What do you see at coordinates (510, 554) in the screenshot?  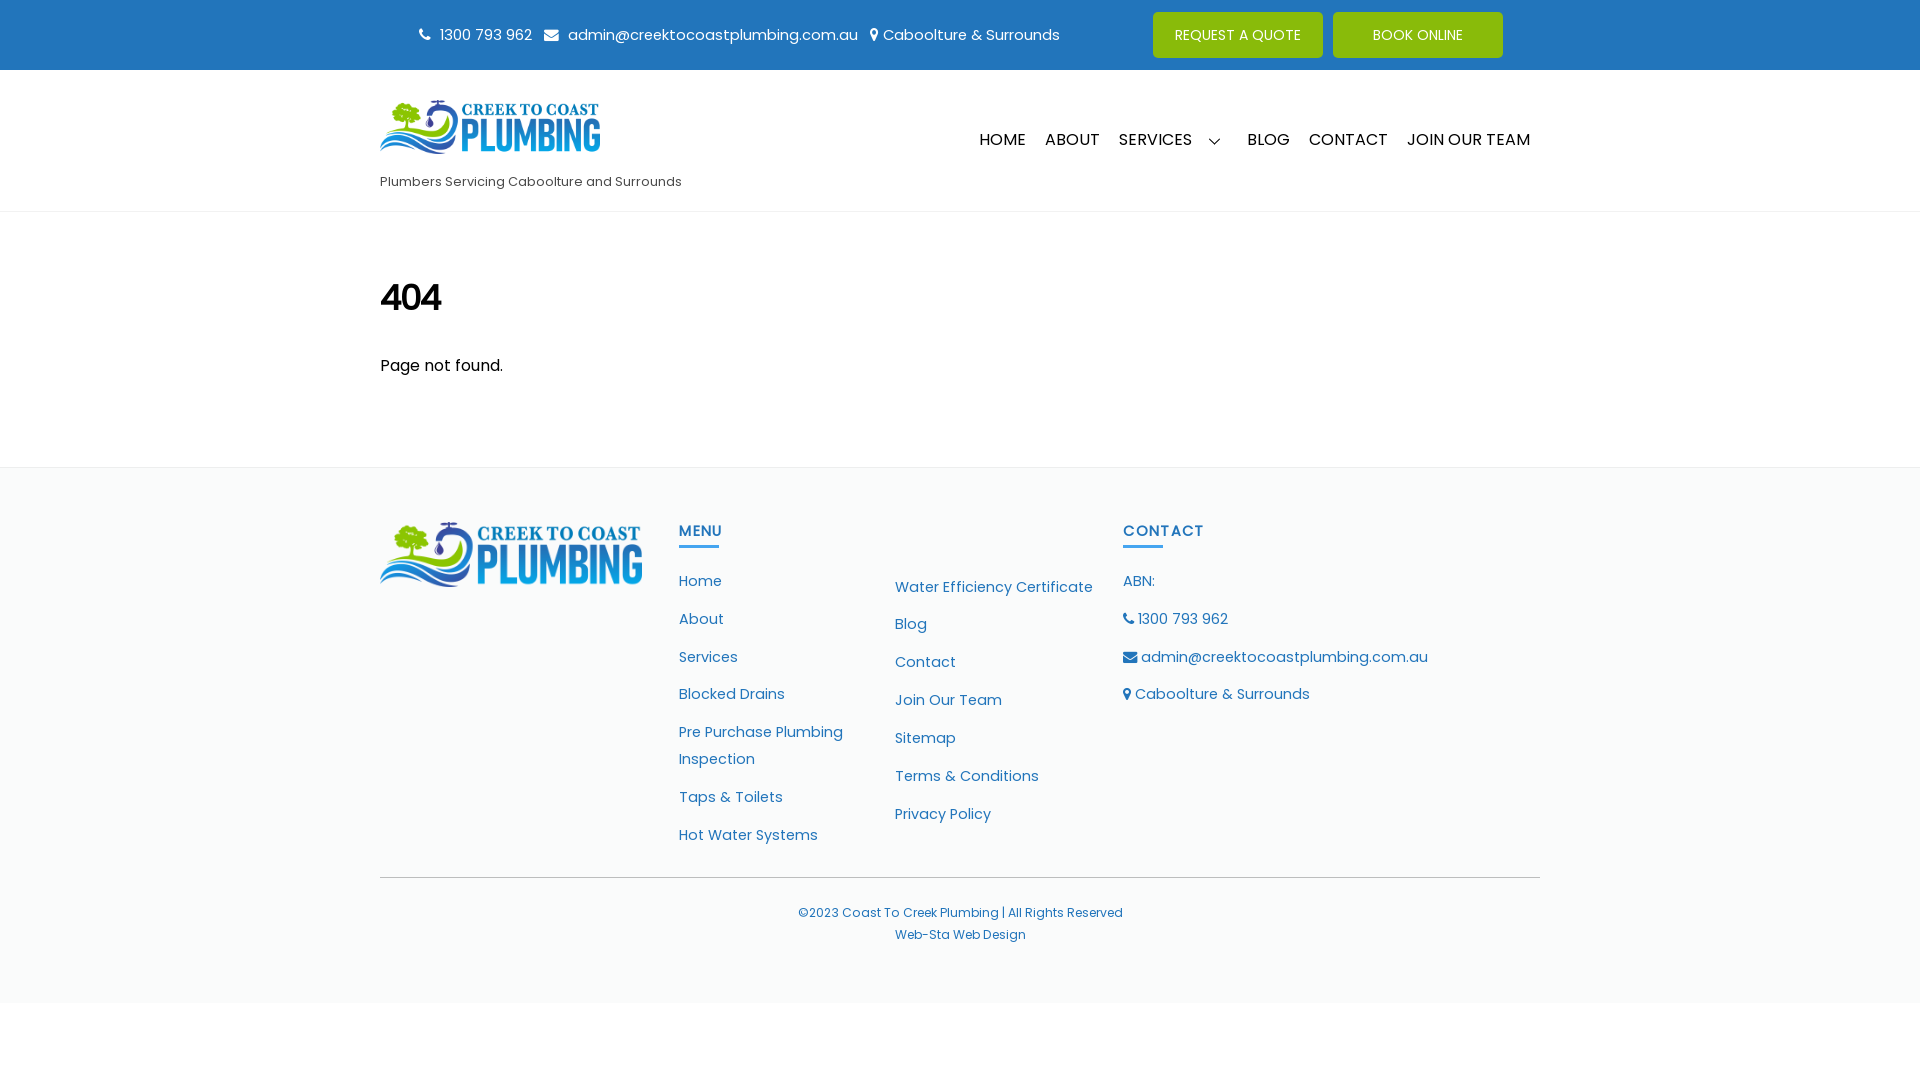 I see `'Creek to Coast Plumbing'` at bounding box center [510, 554].